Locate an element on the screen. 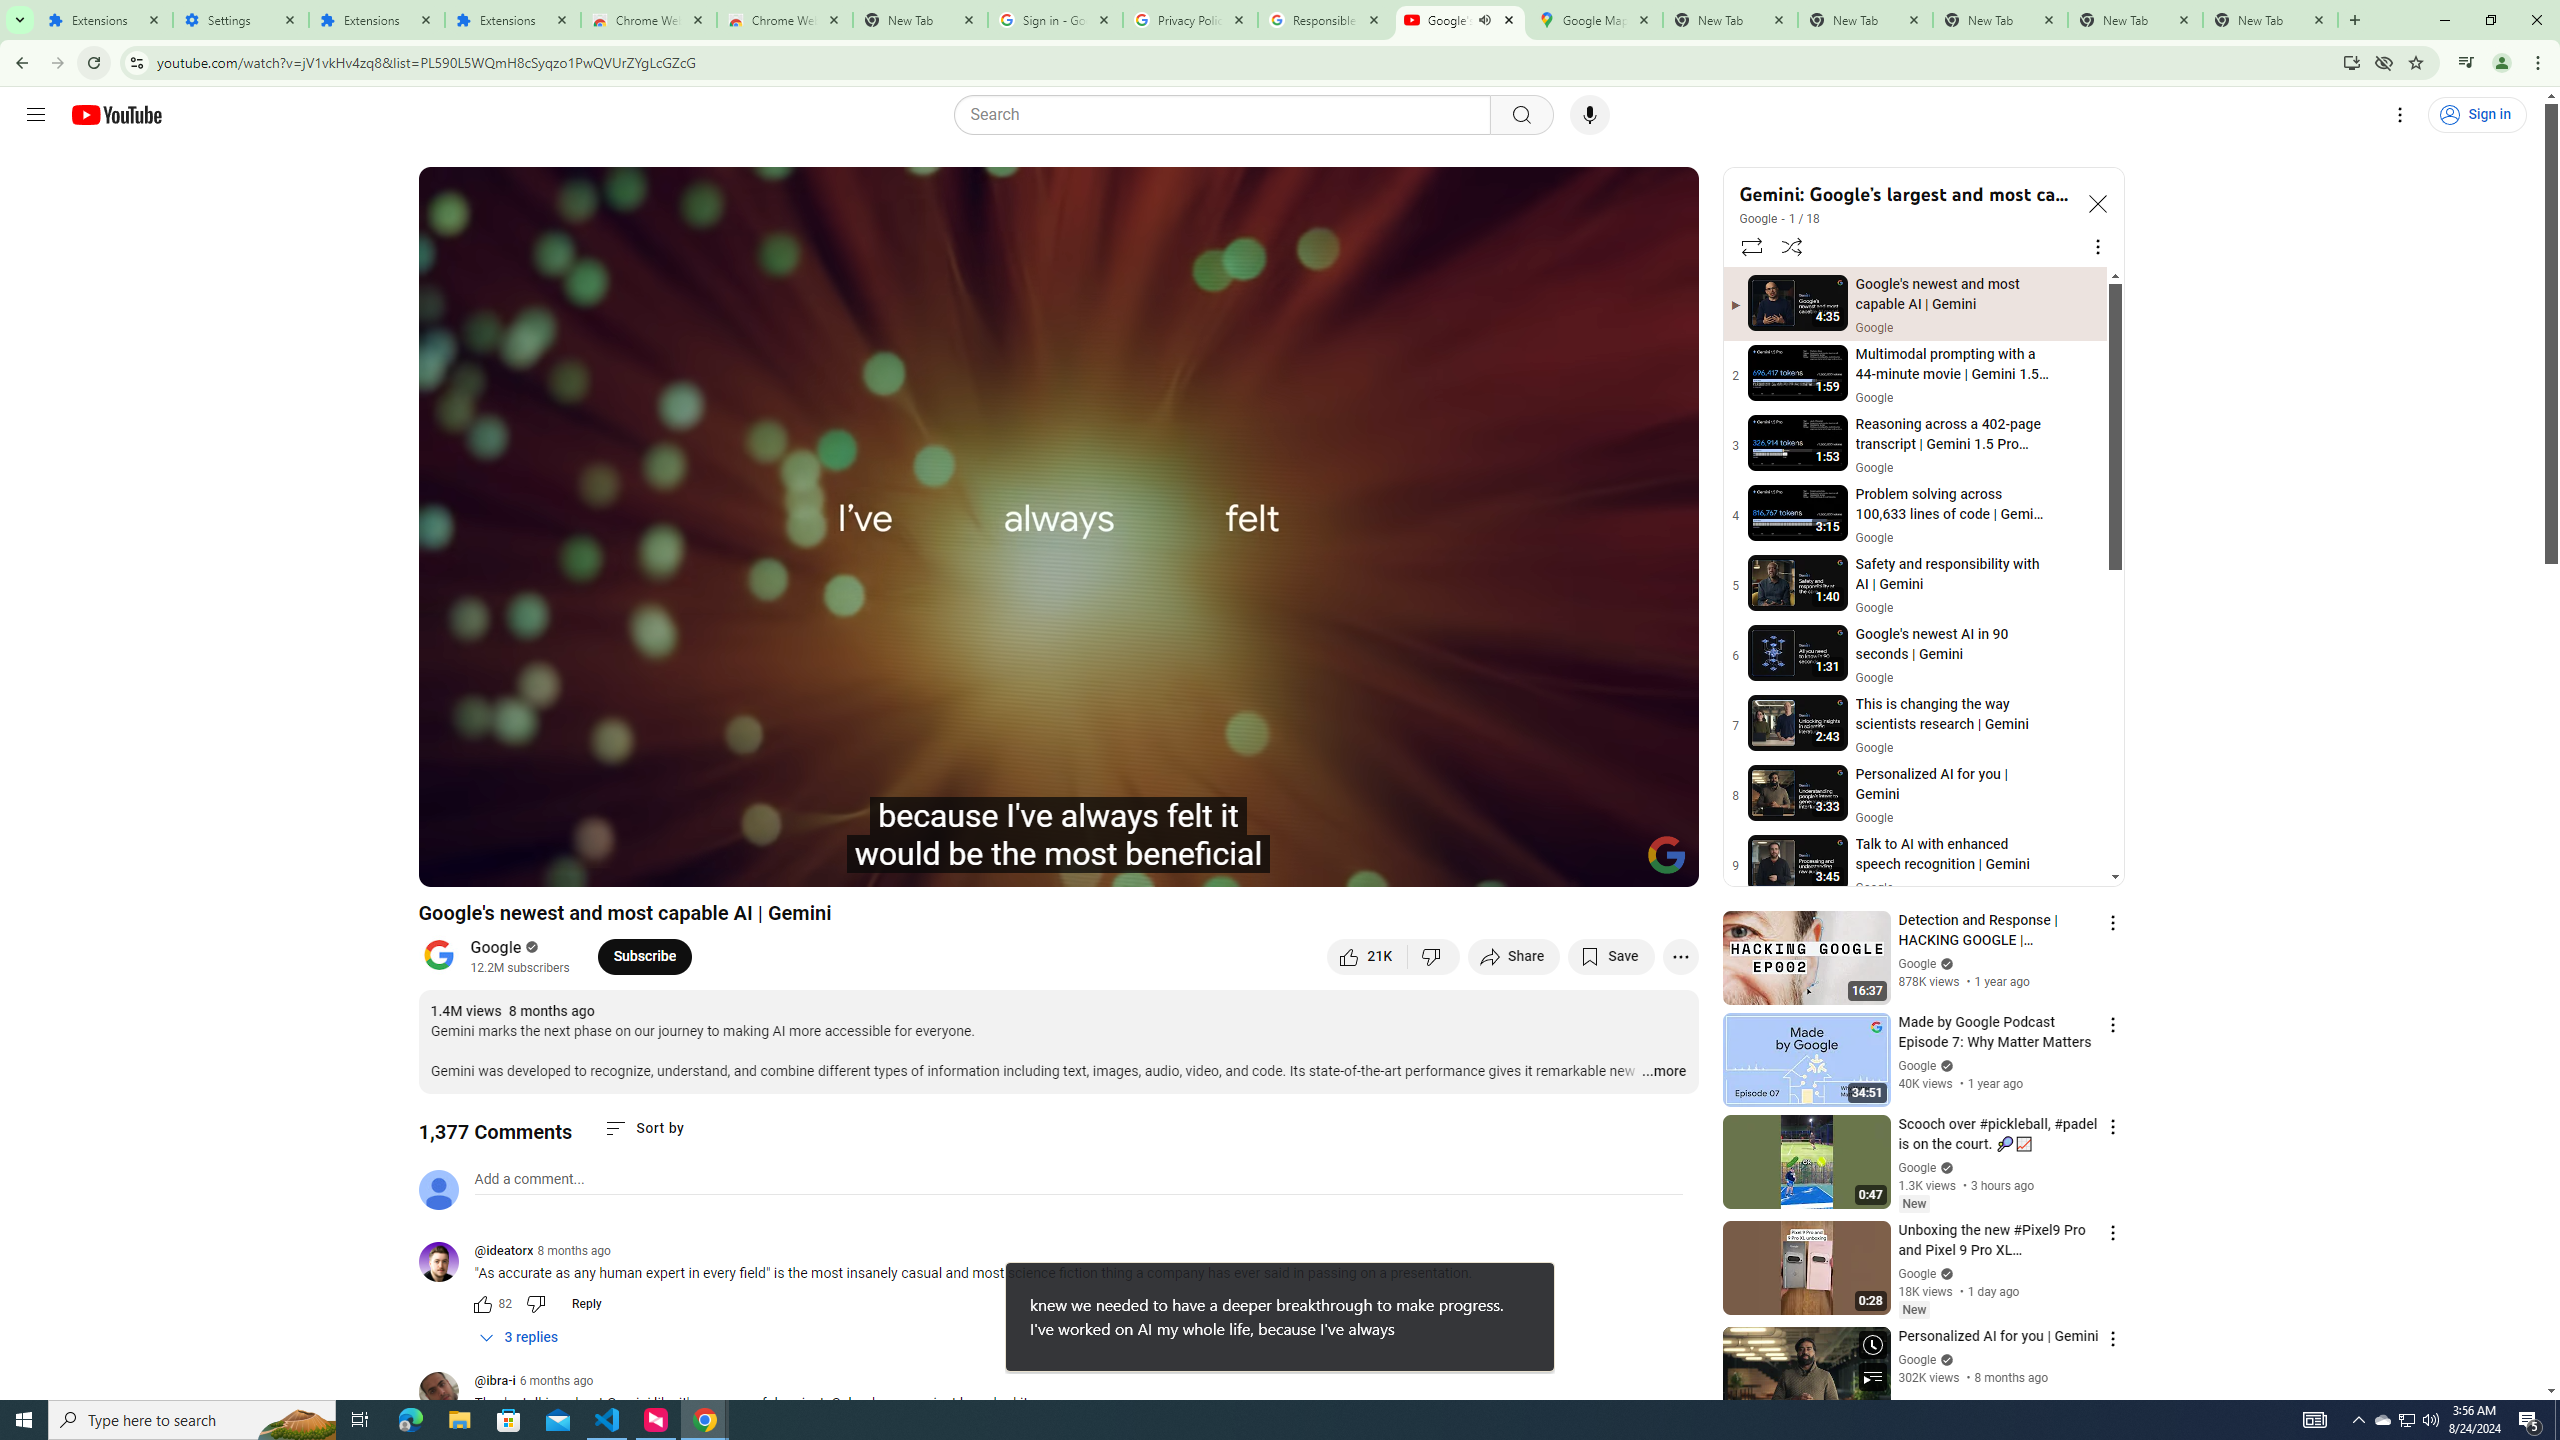 This screenshot has height=1440, width=2560. 'More actions' is located at coordinates (1679, 955).